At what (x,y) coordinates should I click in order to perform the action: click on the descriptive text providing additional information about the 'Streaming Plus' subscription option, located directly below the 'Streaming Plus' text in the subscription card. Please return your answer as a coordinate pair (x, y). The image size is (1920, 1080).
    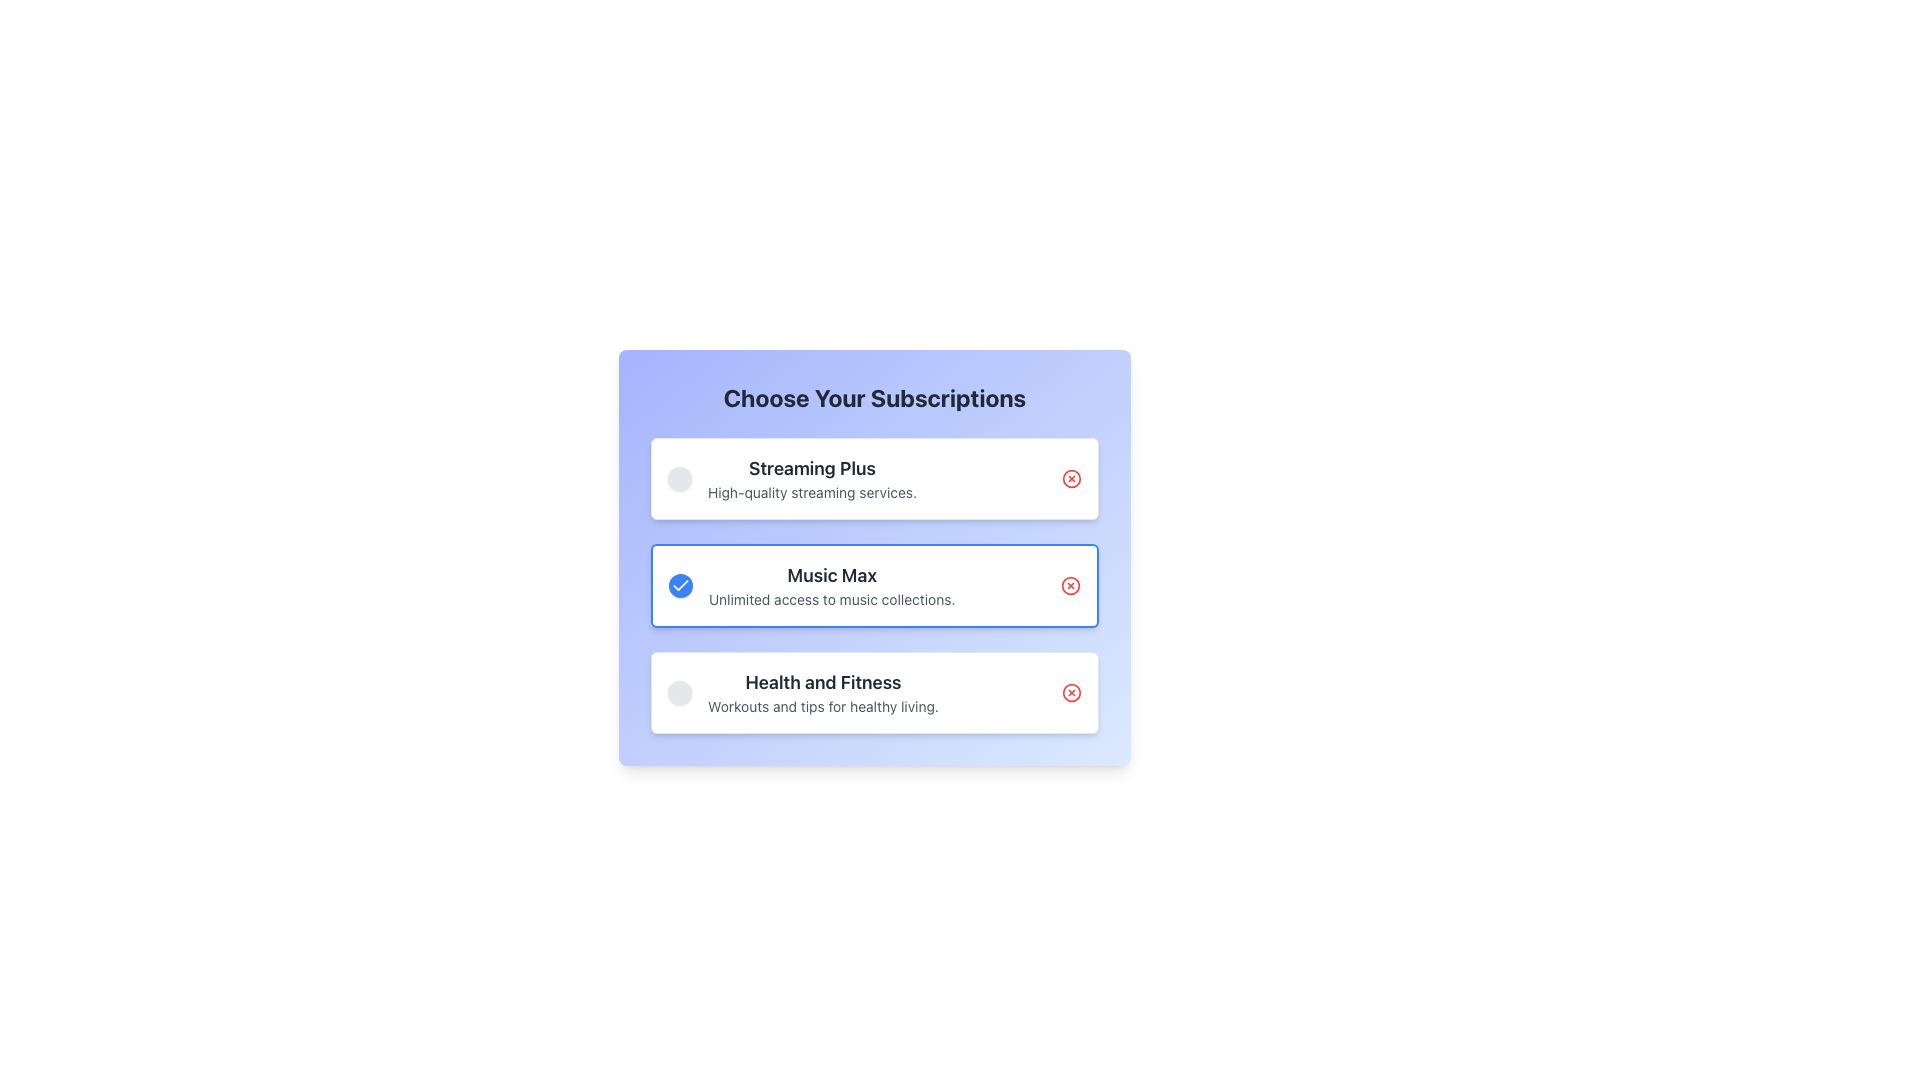
    Looking at the image, I should click on (812, 493).